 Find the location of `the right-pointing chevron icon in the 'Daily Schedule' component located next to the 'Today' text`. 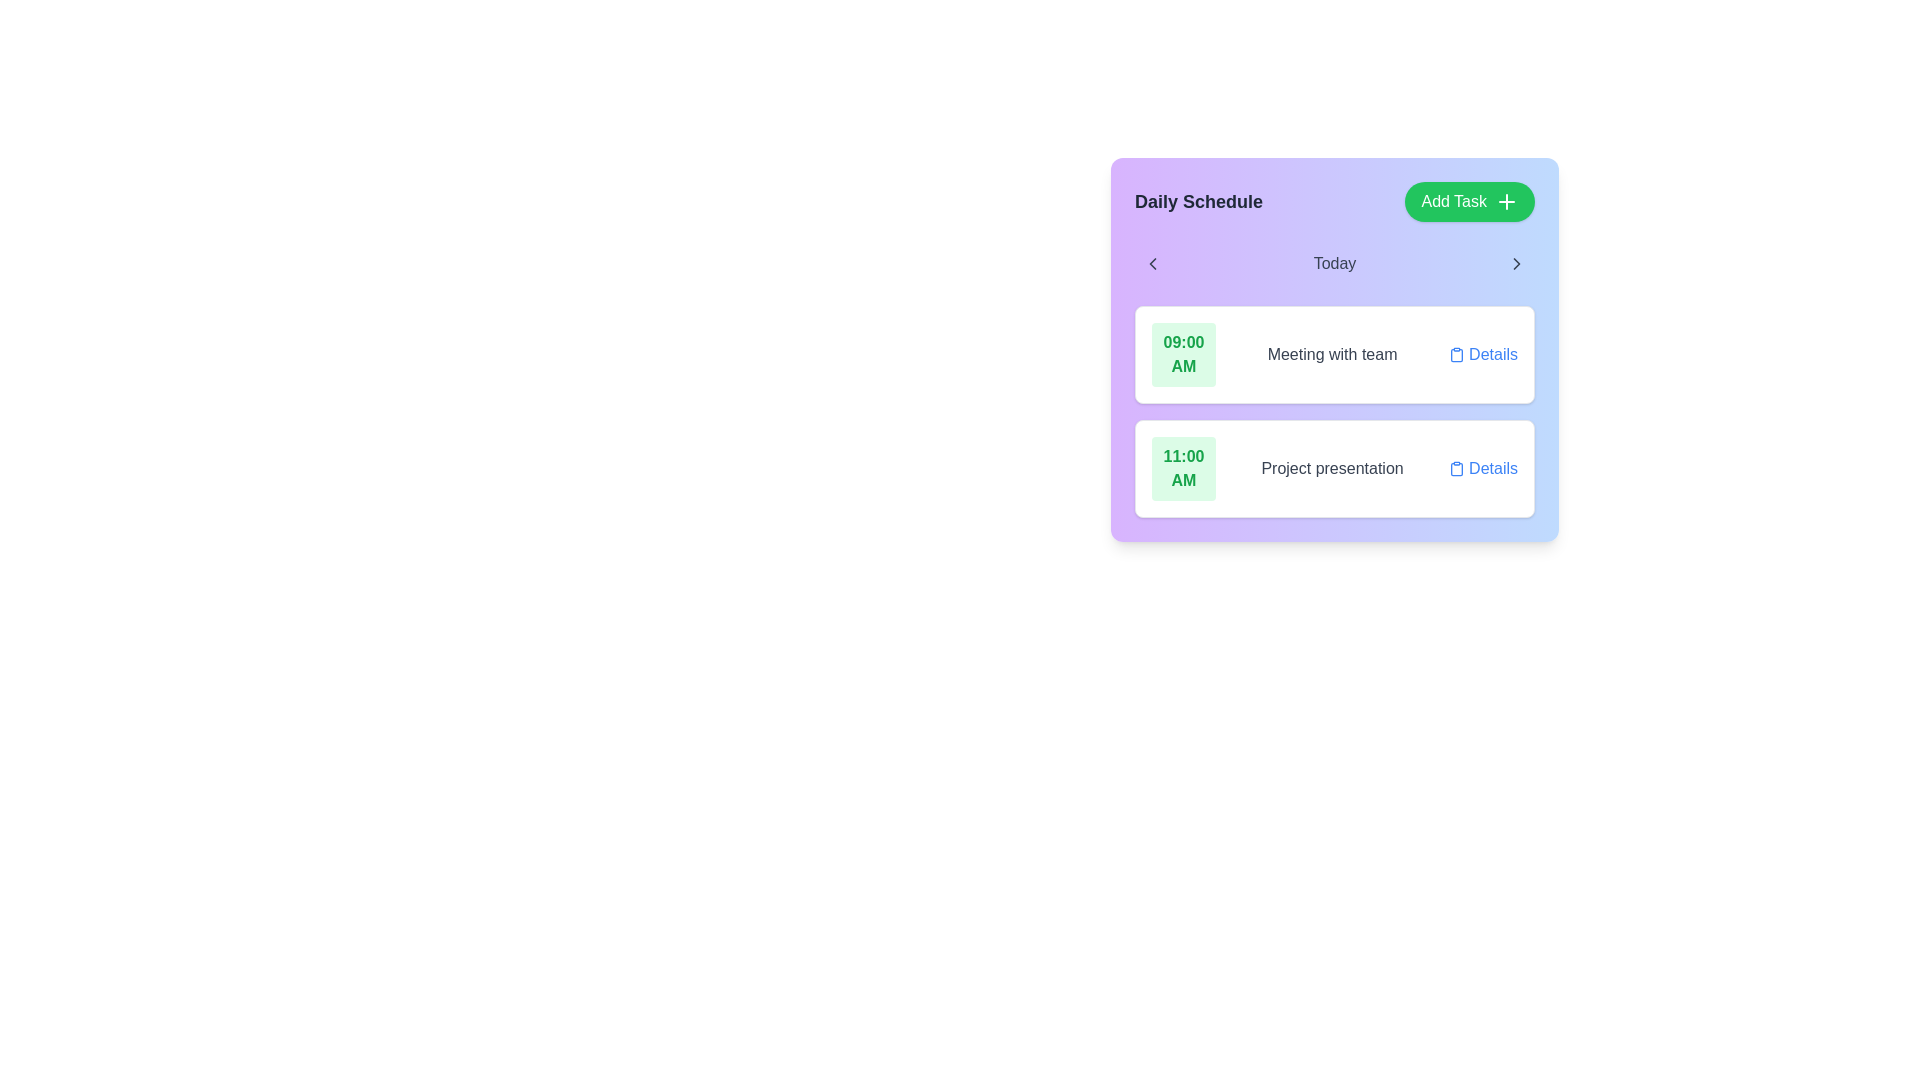

the right-pointing chevron icon in the 'Daily Schedule' component located next to the 'Today' text is located at coordinates (1516, 262).